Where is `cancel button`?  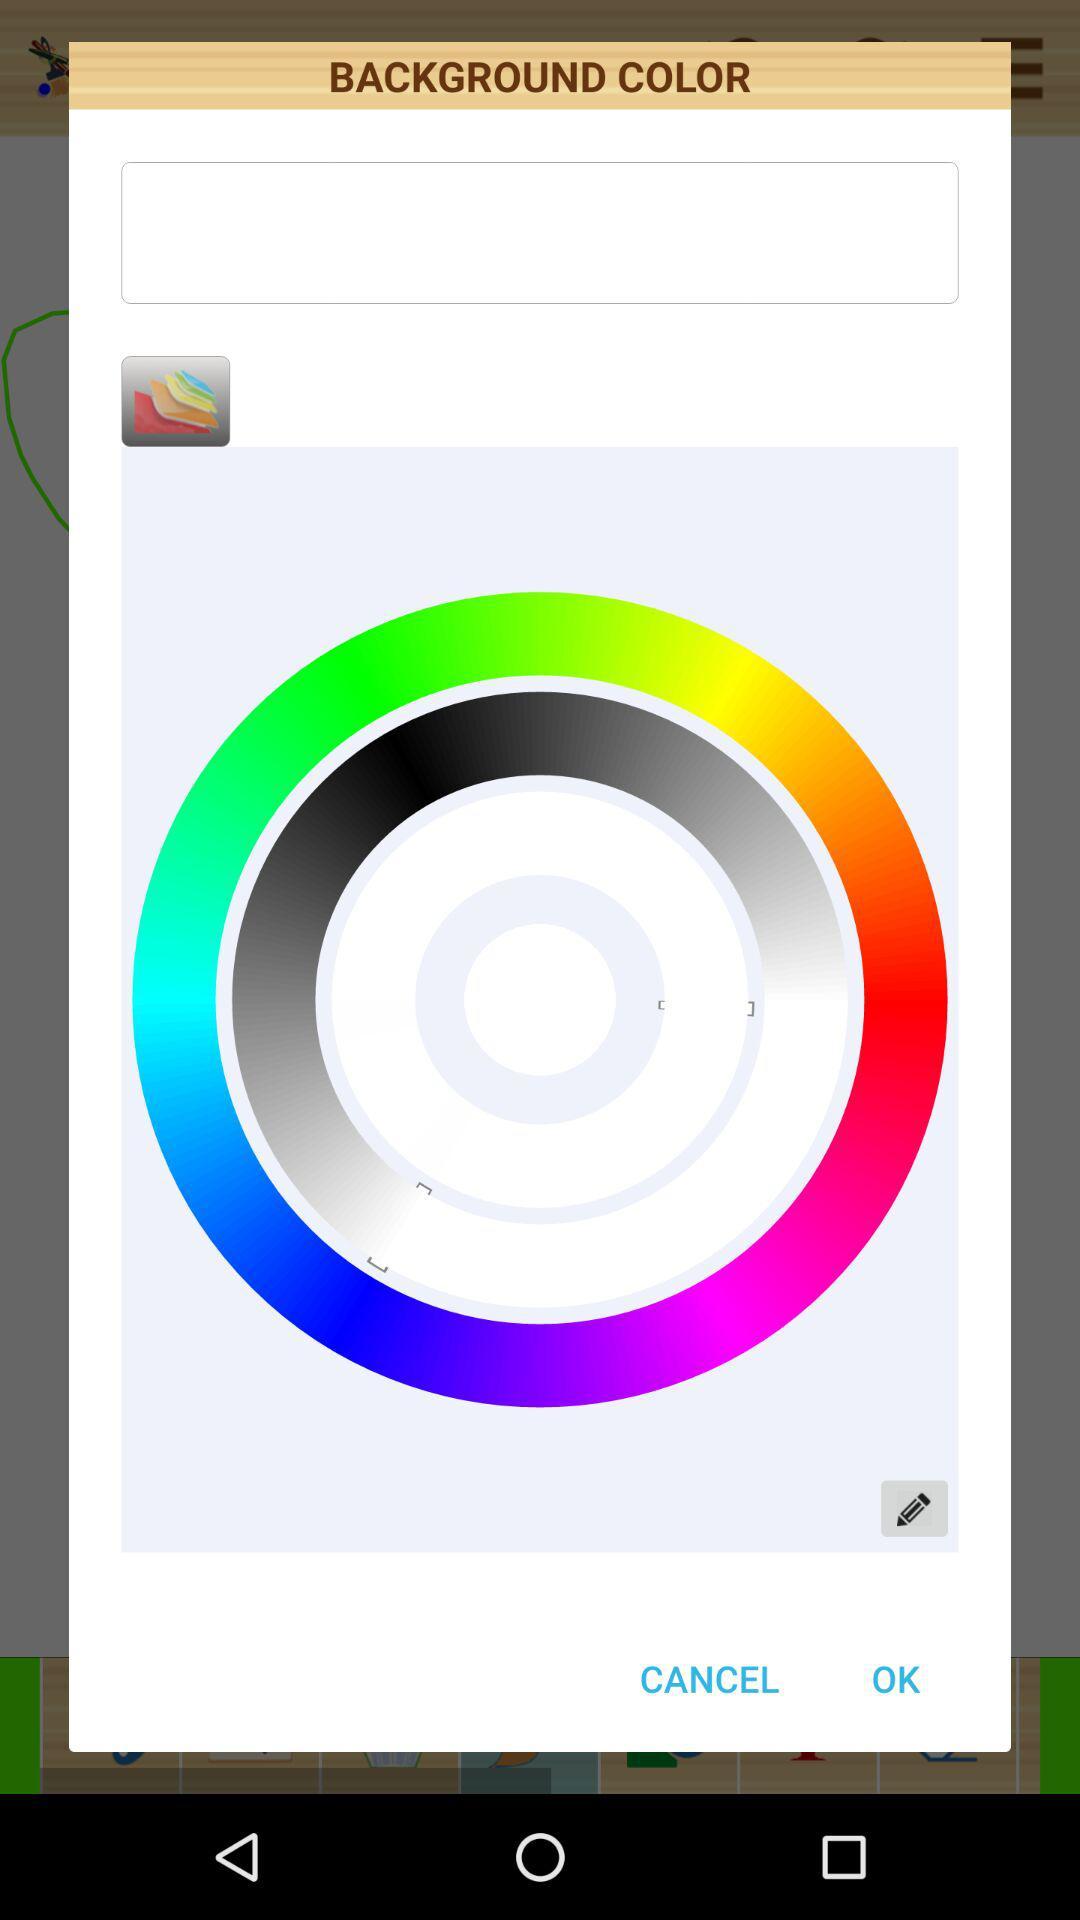
cancel button is located at coordinates (708, 1678).